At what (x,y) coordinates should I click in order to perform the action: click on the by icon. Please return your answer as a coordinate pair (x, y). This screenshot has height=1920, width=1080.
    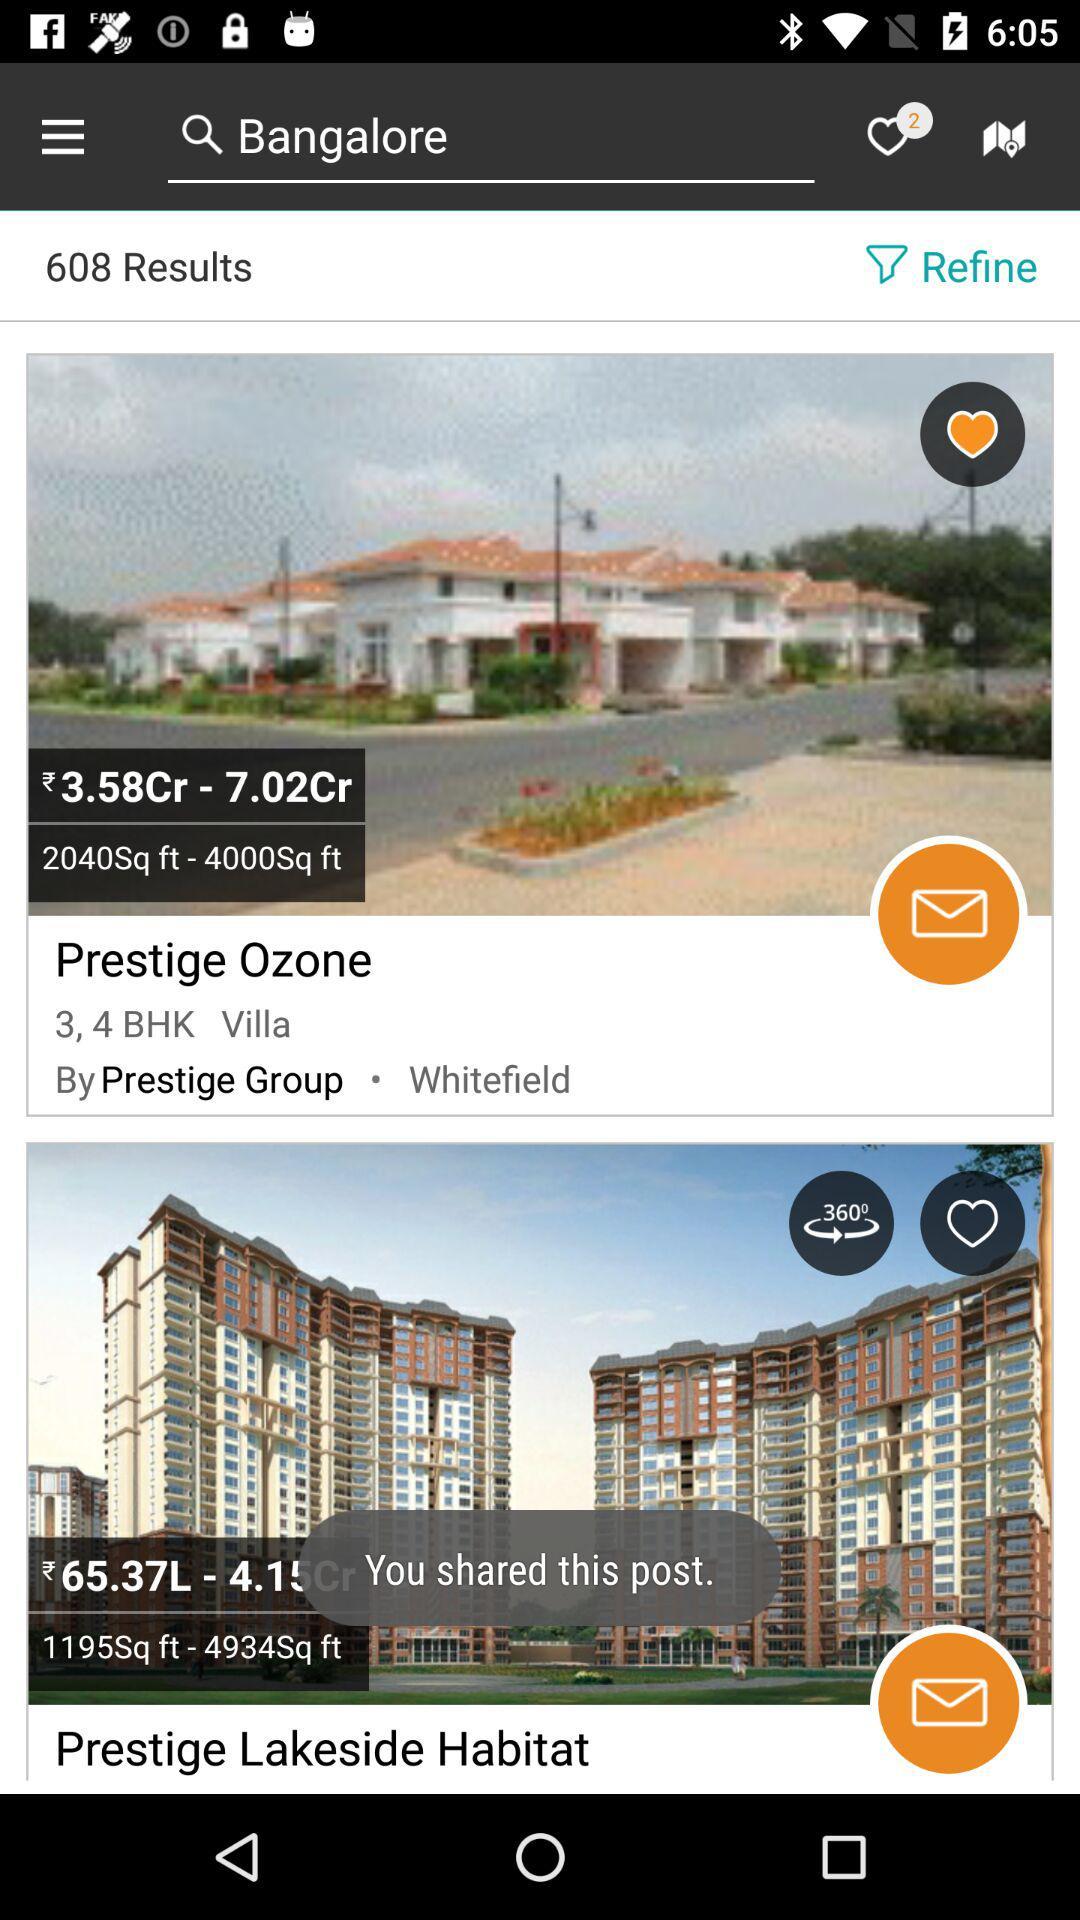
    Looking at the image, I should click on (73, 1077).